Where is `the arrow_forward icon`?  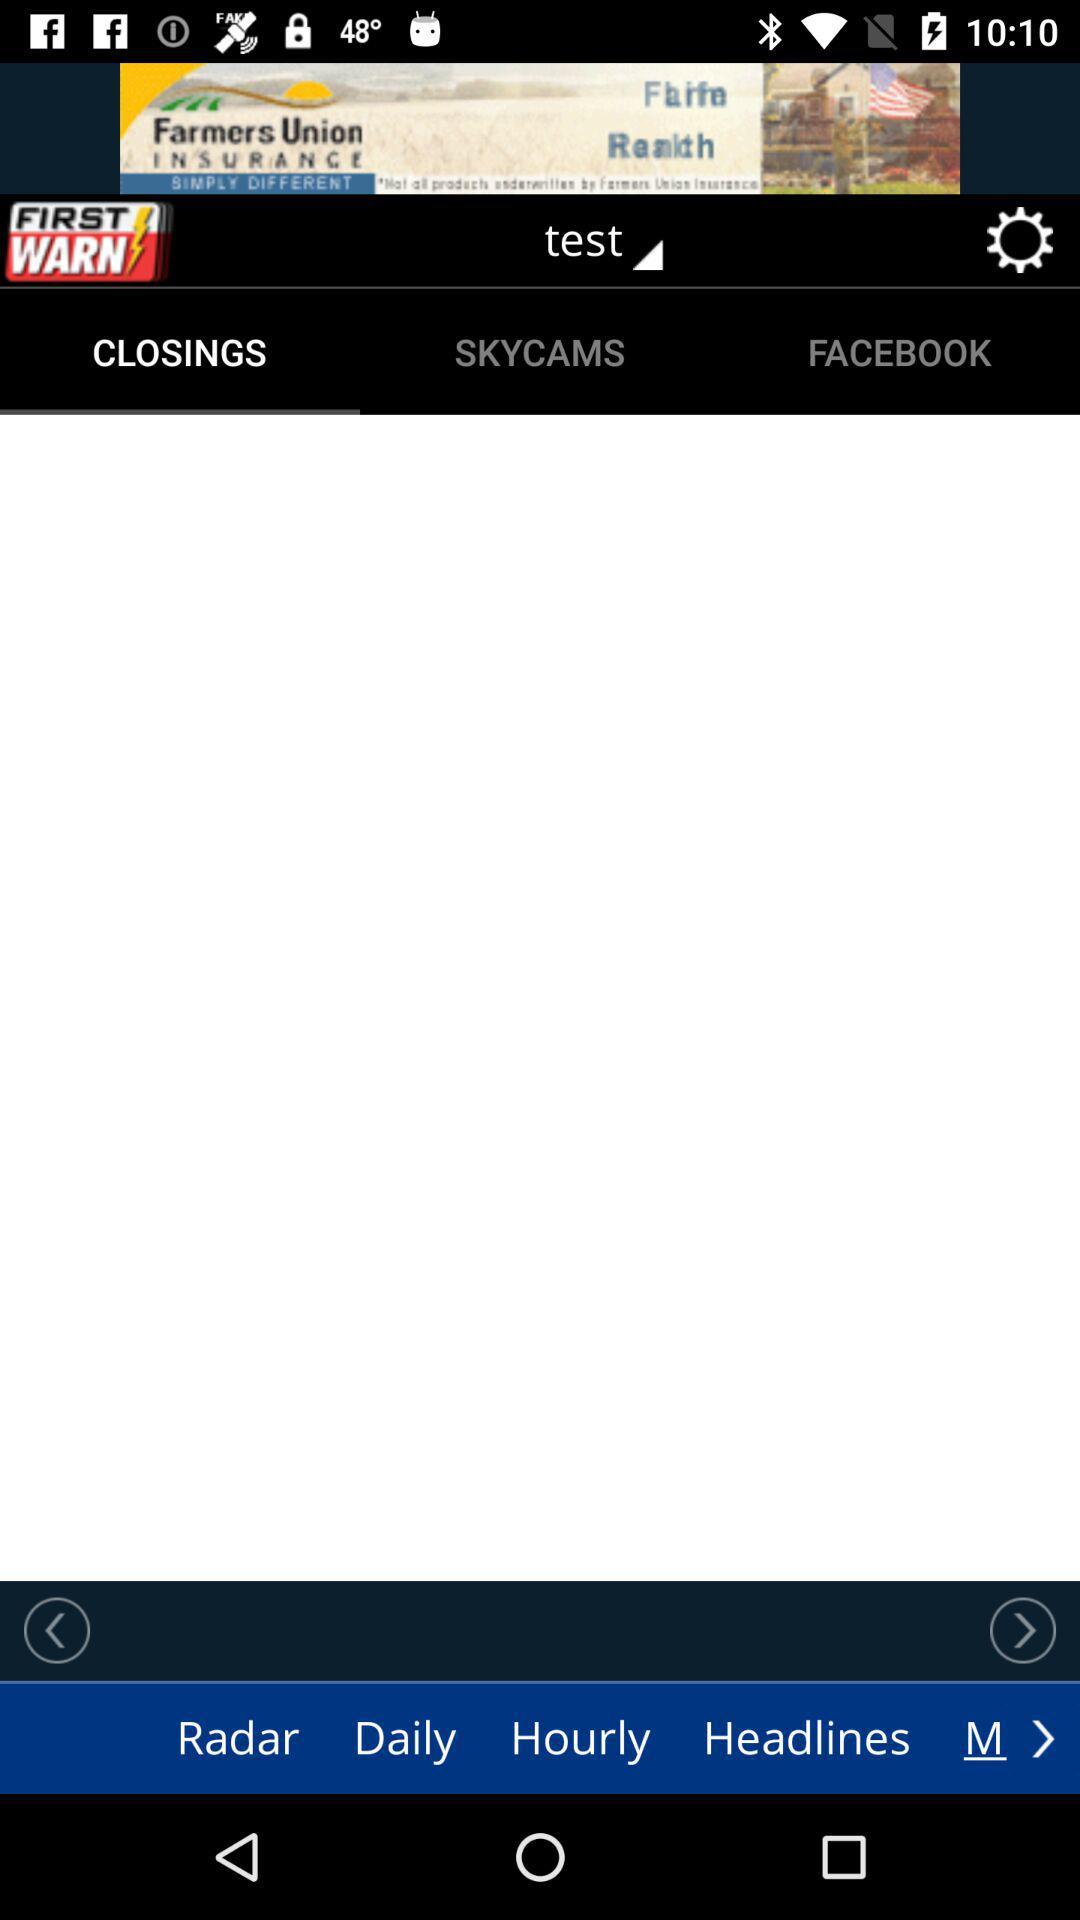 the arrow_forward icon is located at coordinates (1042, 1737).